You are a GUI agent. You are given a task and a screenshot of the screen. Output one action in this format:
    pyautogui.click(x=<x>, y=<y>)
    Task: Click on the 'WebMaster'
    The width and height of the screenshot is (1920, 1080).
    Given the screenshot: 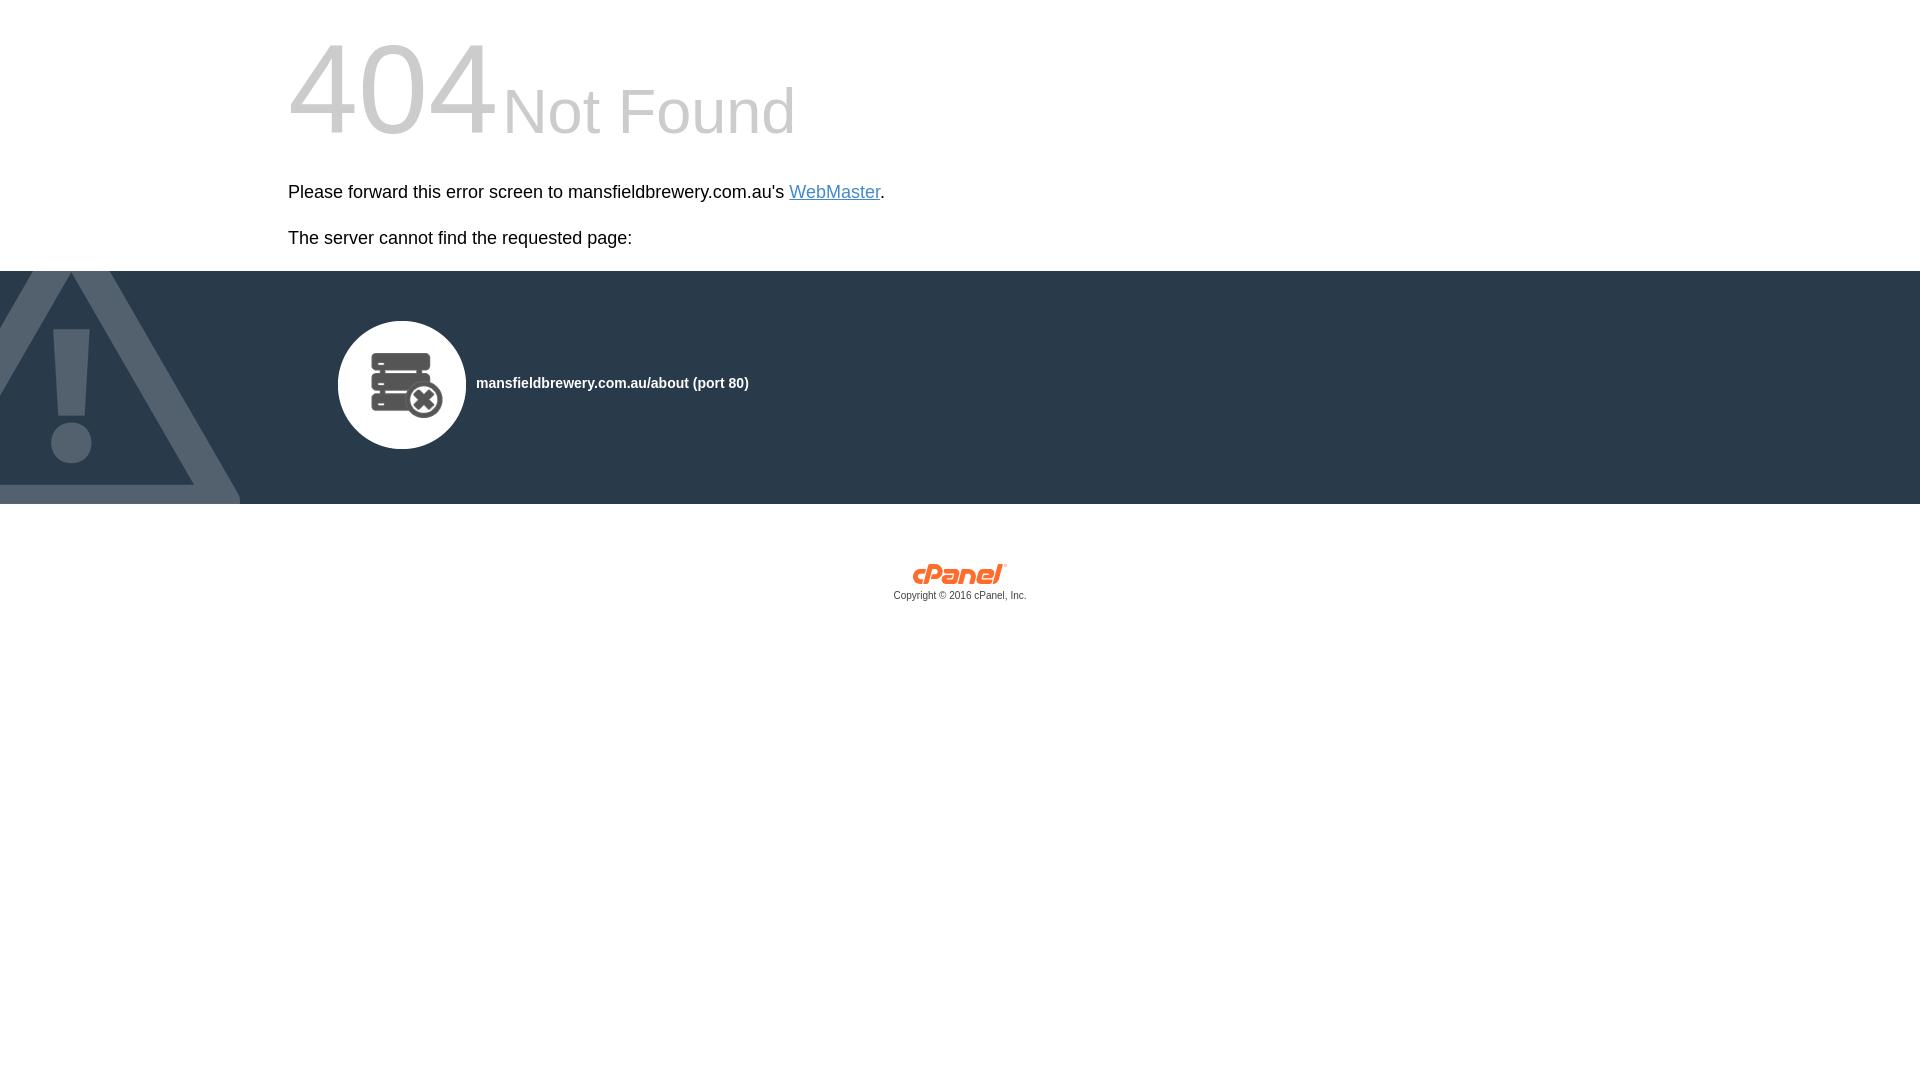 What is the action you would take?
    pyautogui.click(x=834, y=192)
    